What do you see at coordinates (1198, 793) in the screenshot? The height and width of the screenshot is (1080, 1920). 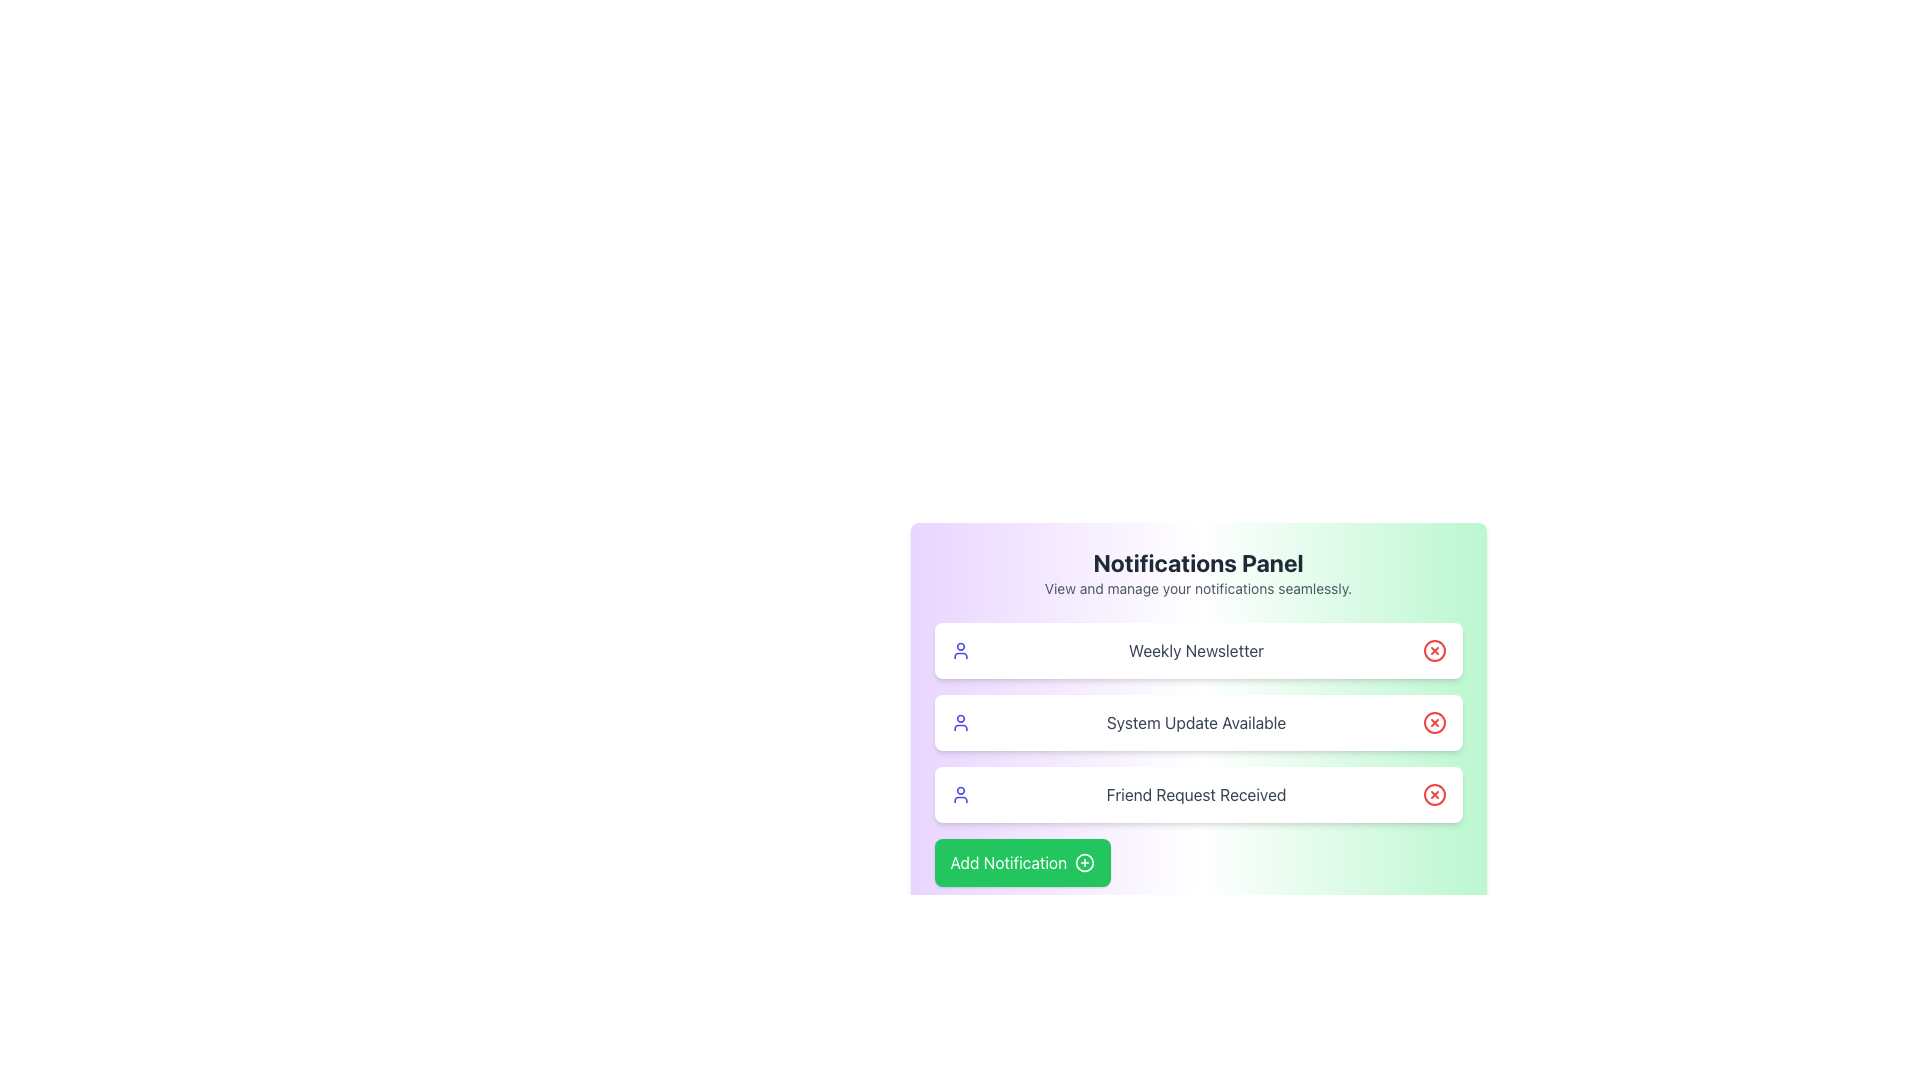 I see `the notification text in the Notification Block that informs about a received friend request` at bounding box center [1198, 793].